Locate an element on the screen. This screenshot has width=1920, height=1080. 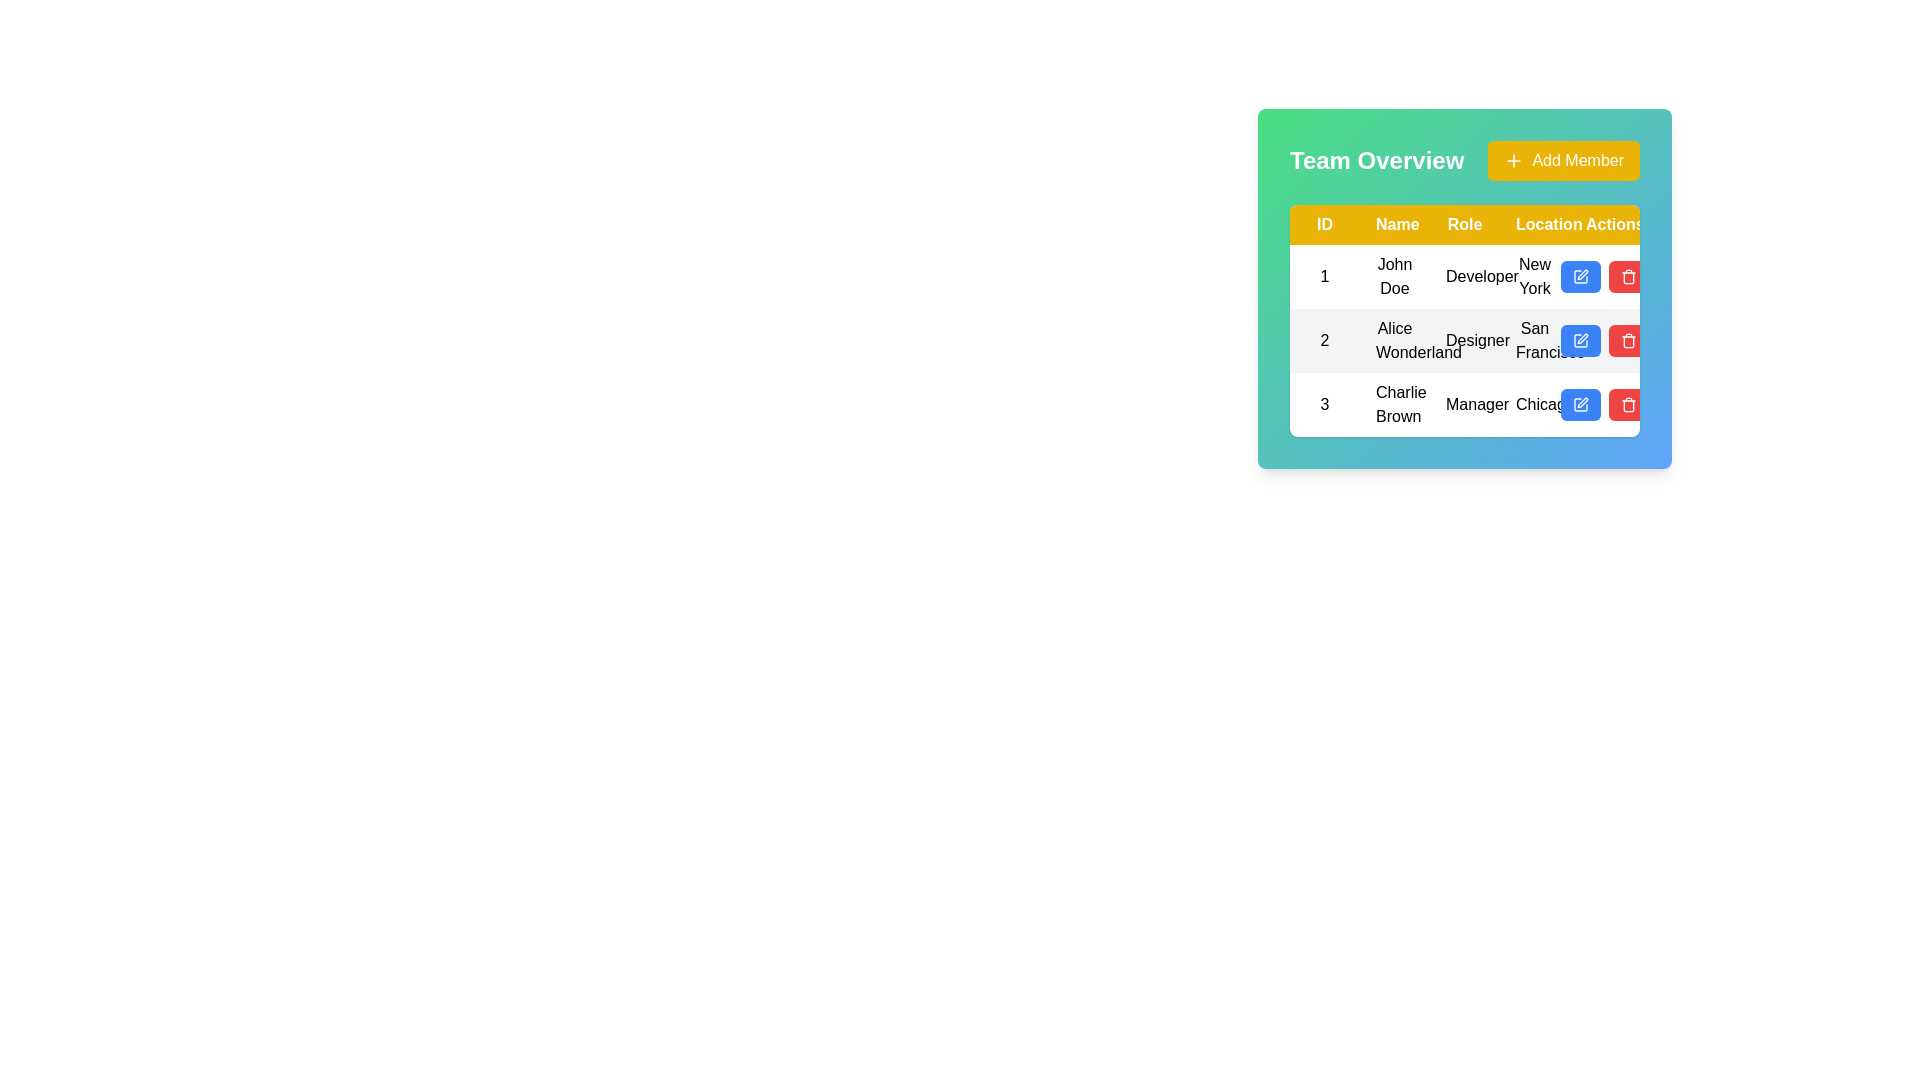
the first row of the 'Team Overview' table, which displays user details including ID, name, role, and location is located at coordinates (1464, 277).